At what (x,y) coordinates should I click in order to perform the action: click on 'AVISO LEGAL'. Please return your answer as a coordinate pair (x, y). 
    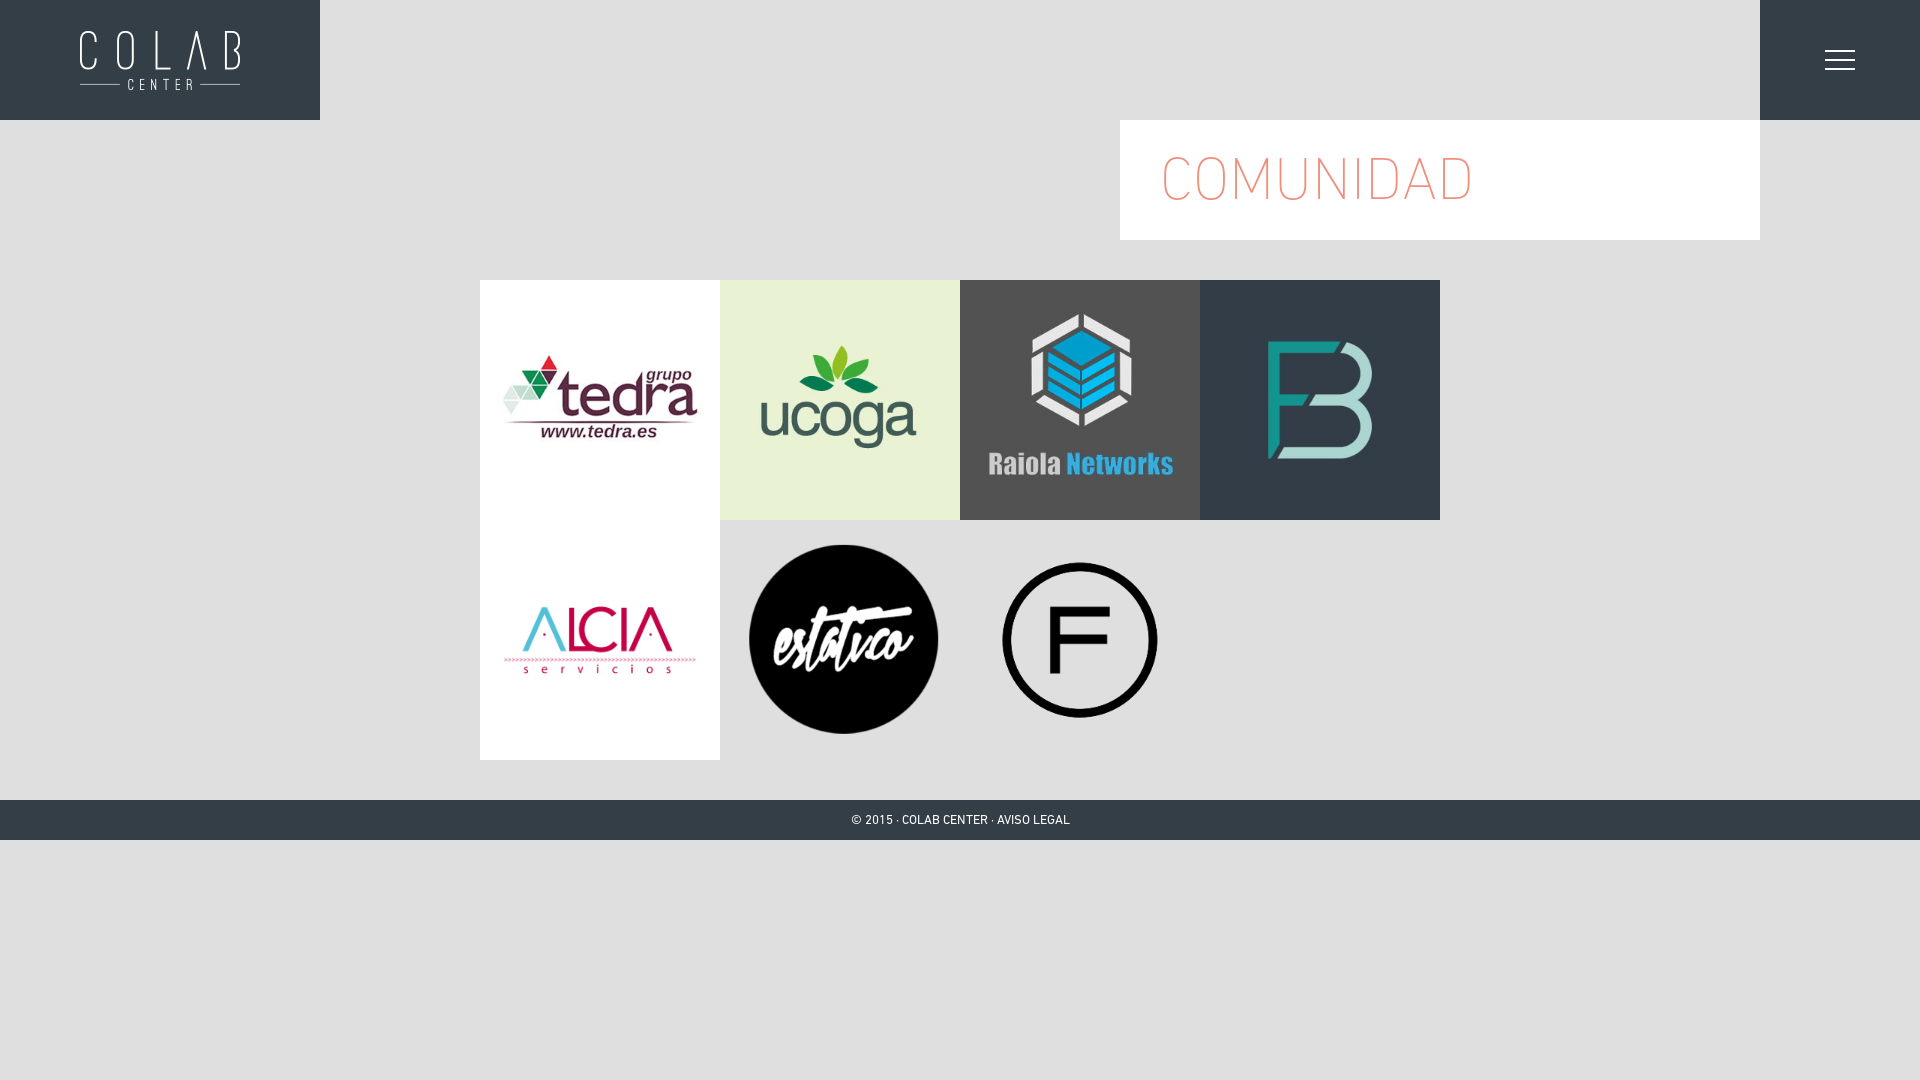
    Looking at the image, I should click on (1032, 820).